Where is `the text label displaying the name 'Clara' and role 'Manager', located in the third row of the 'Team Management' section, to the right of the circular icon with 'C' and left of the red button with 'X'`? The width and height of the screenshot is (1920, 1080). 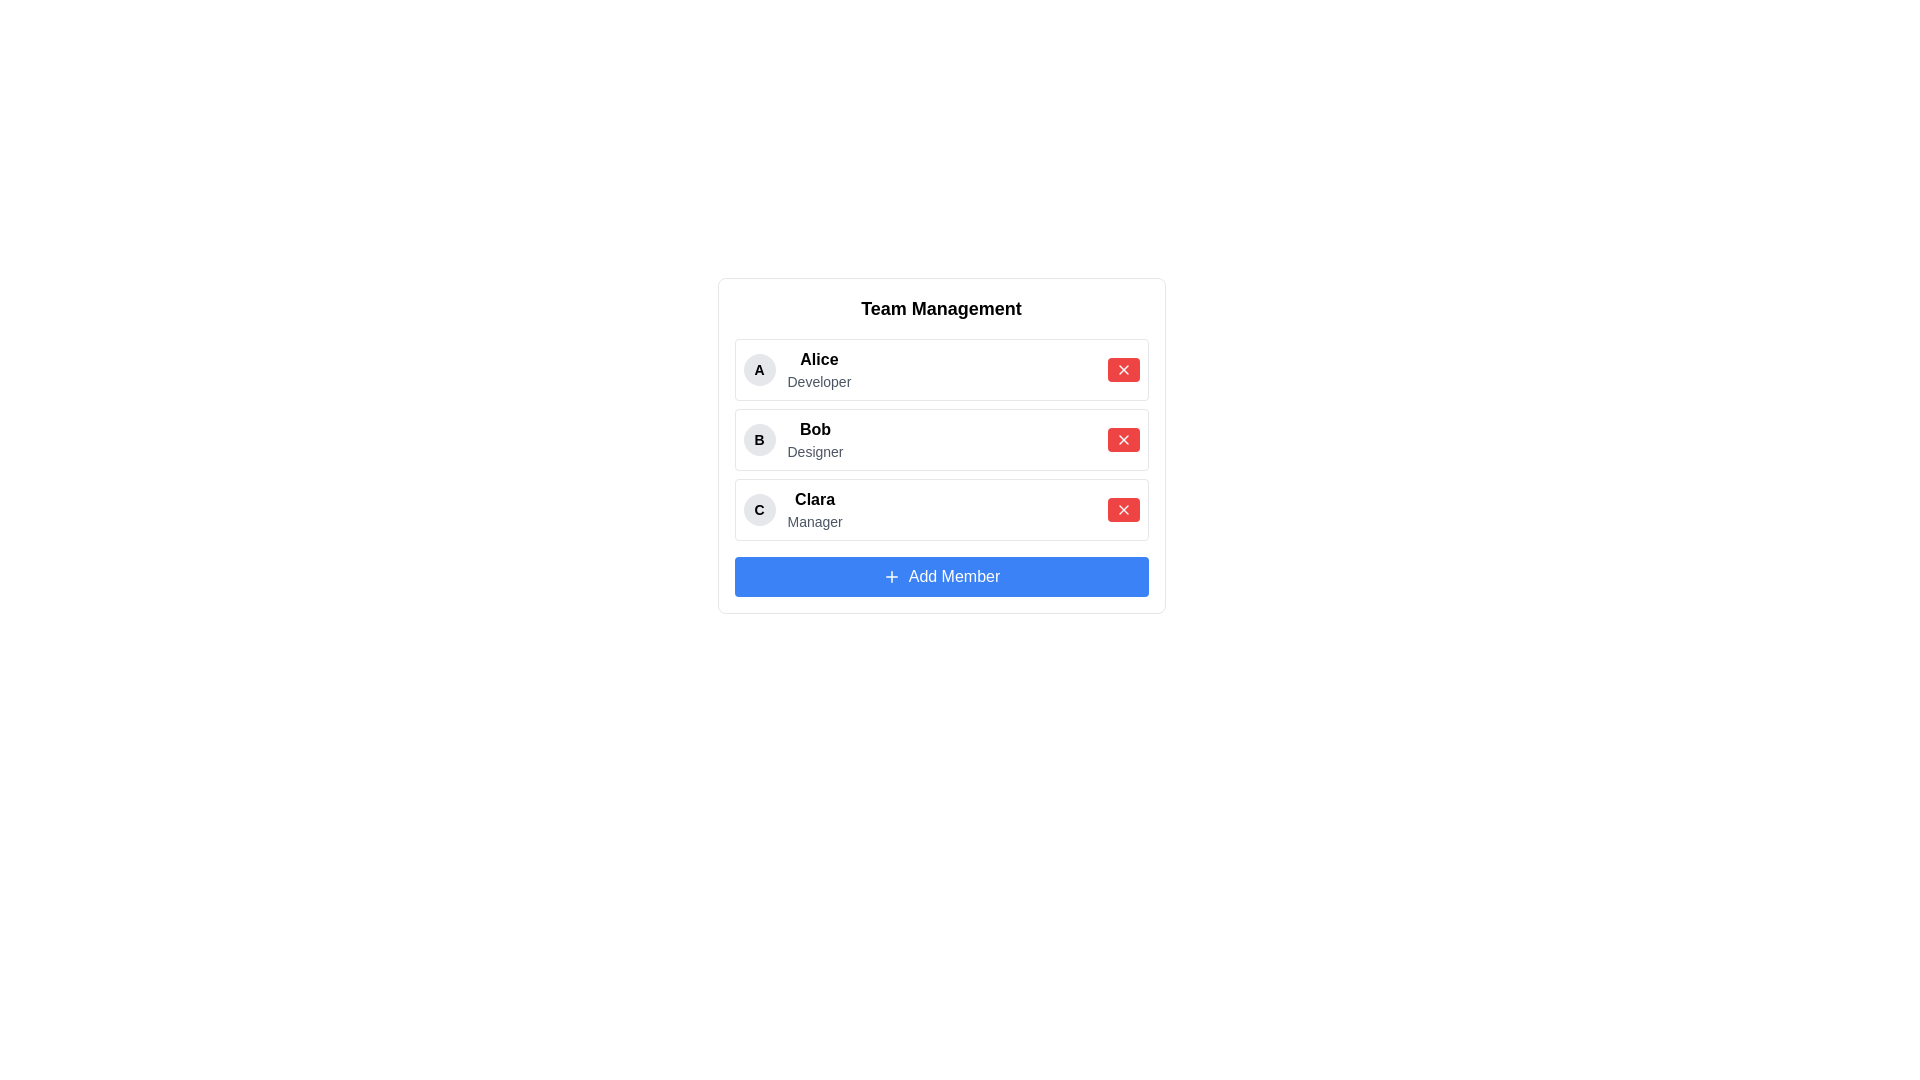 the text label displaying the name 'Clara' and role 'Manager', located in the third row of the 'Team Management' section, to the right of the circular icon with 'C' and left of the red button with 'X' is located at coordinates (815, 508).